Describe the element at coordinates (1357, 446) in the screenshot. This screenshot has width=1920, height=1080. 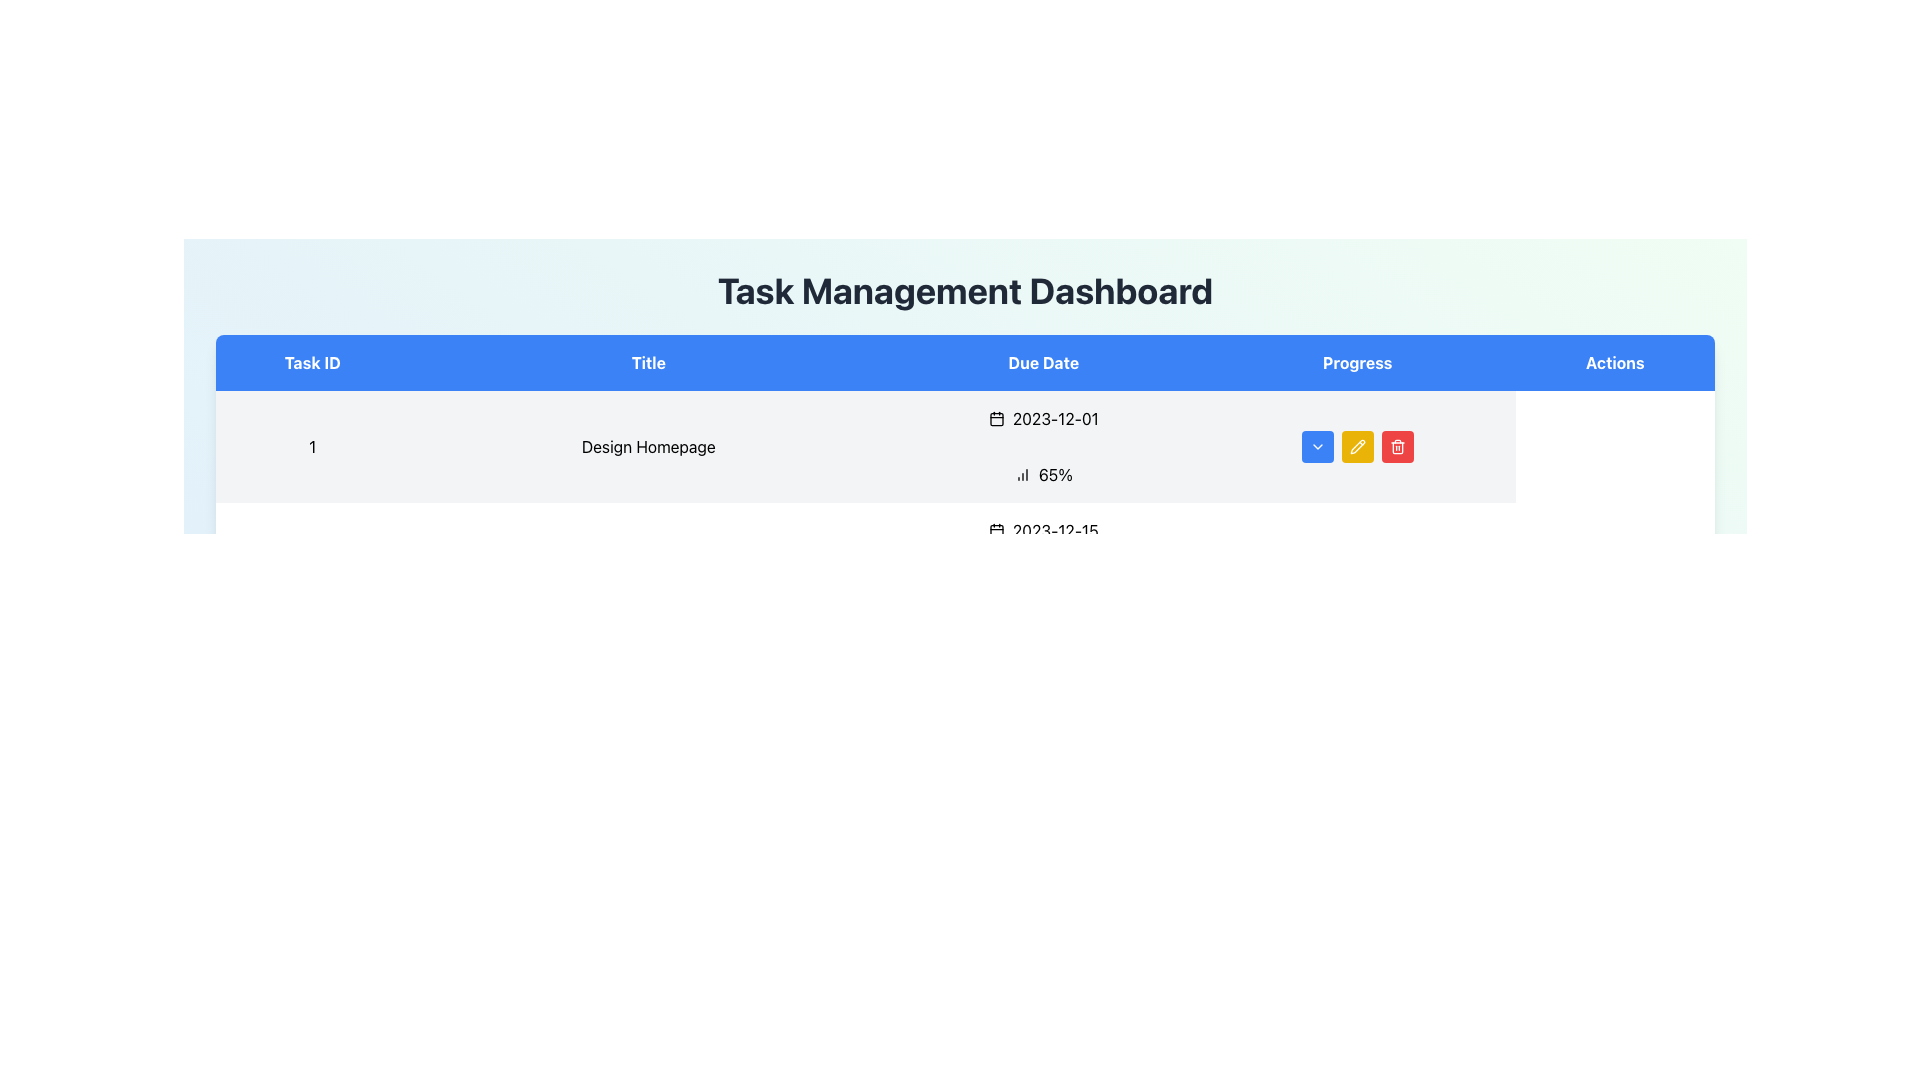
I see `the yellow pencil icon button in the 'Actions' column of the 'Task Management Dashboard'` at that location.